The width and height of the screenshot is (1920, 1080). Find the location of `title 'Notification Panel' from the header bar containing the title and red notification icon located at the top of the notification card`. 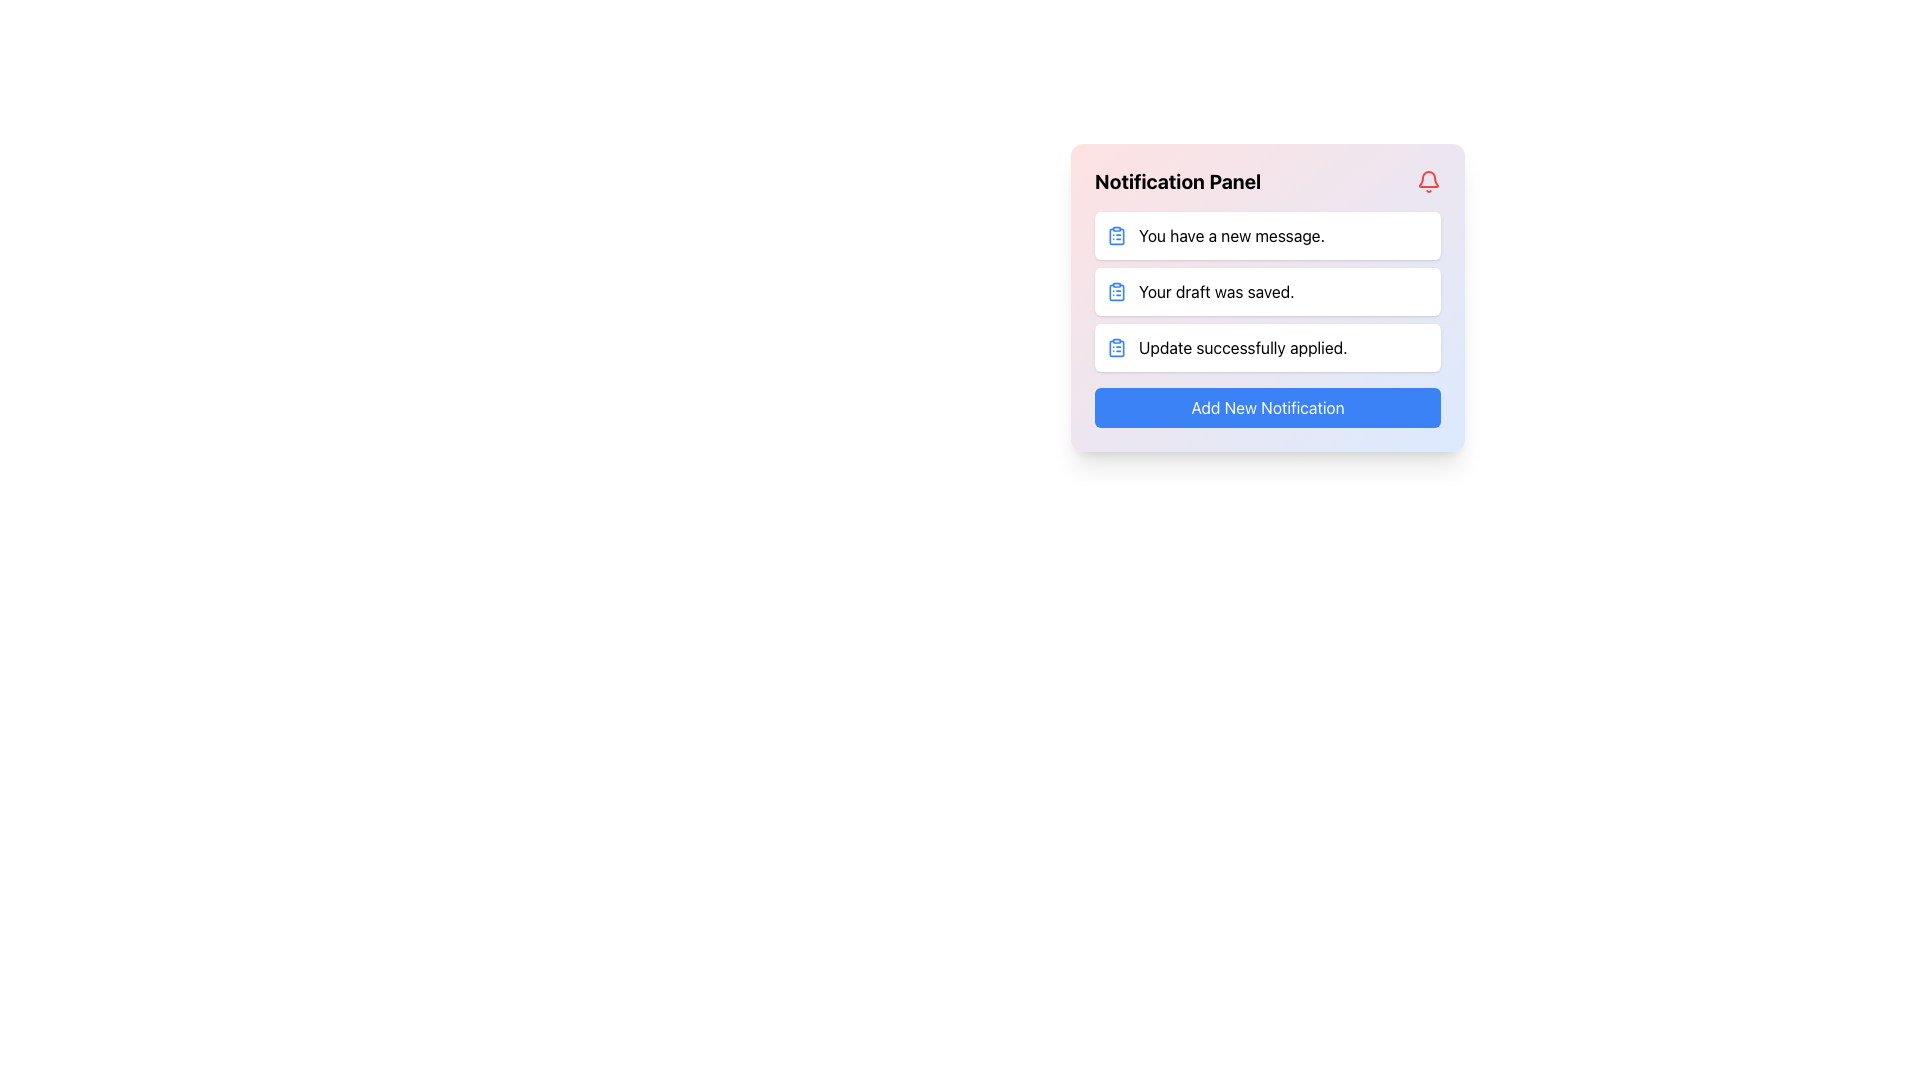

title 'Notification Panel' from the header bar containing the title and red notification icon located at the top of the notification card is located at coordinates (1266, 181).